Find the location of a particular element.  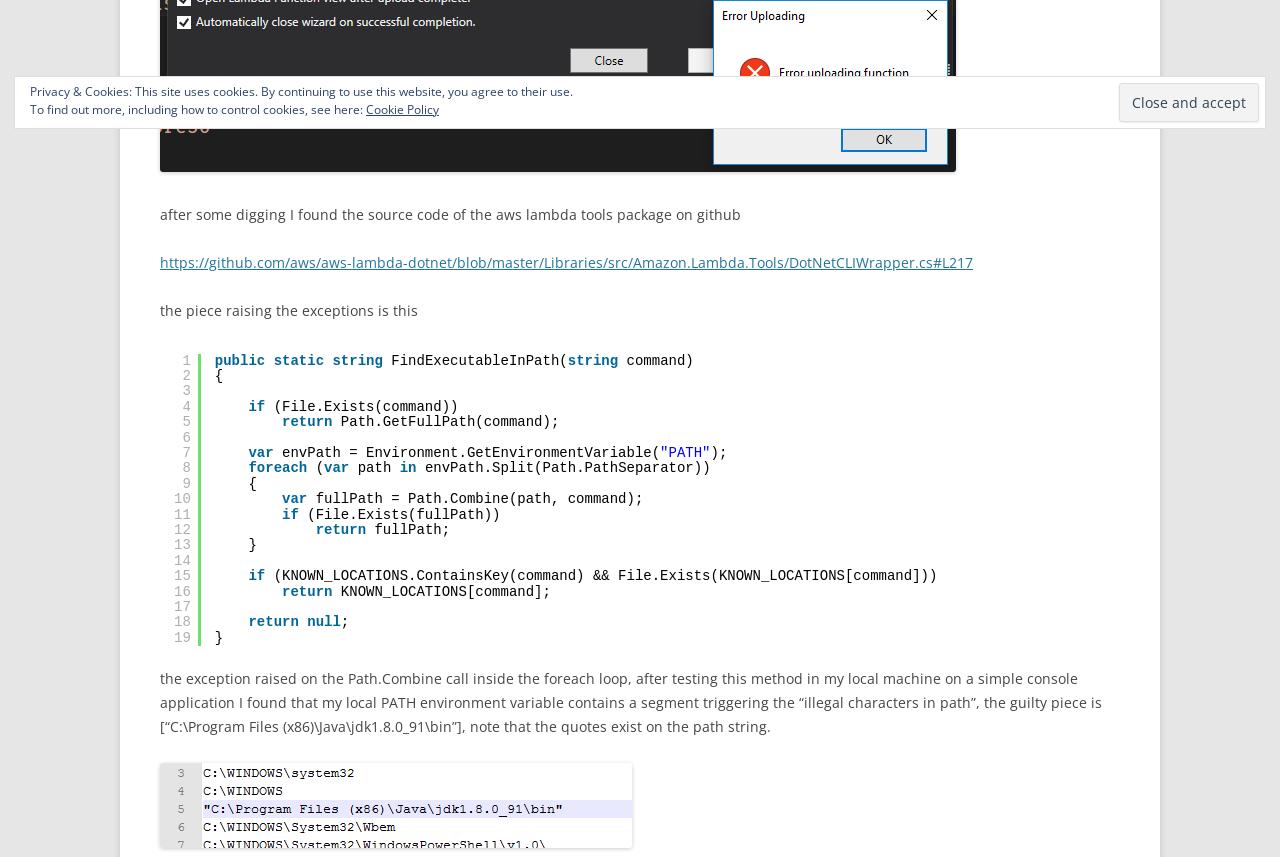

'public' is located at coordinates (239, 359).